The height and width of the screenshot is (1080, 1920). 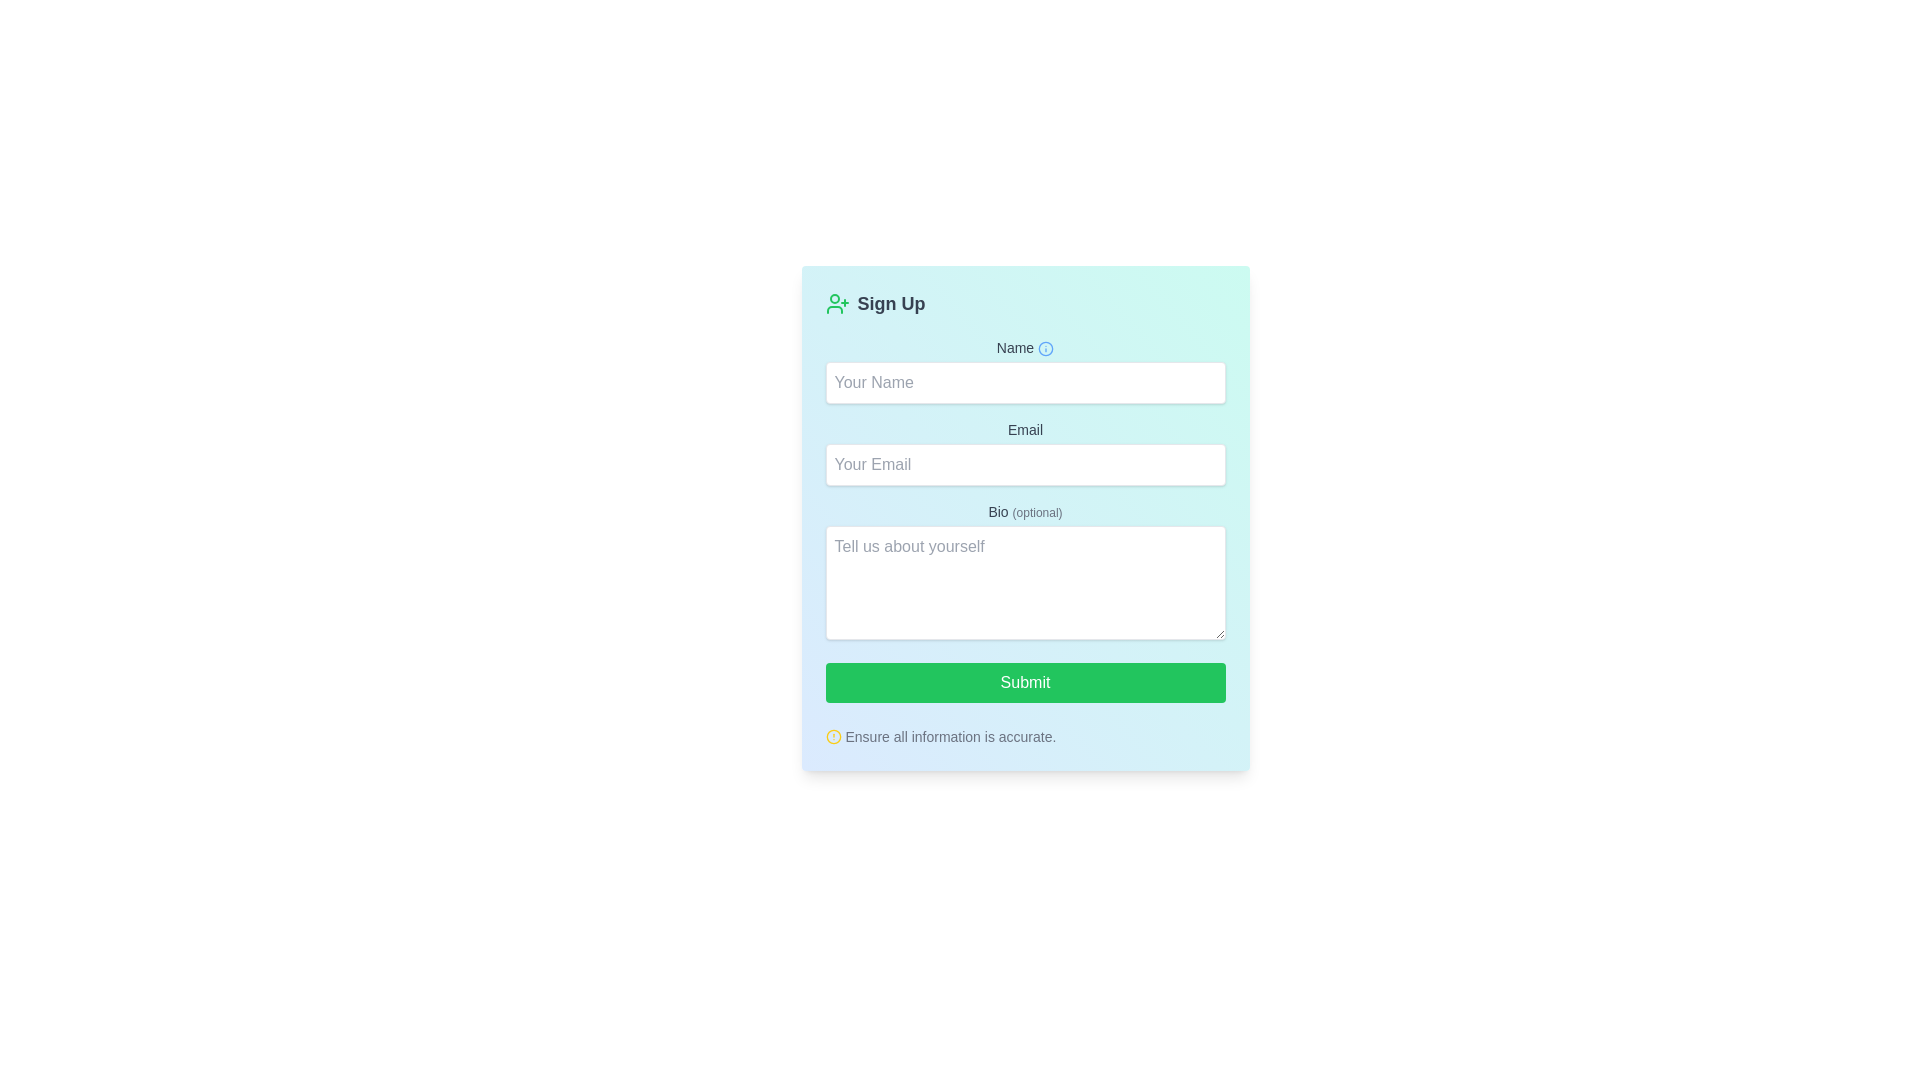 What do you see at coordinates (1025, 428) in the screenshot?
I see `the 'Email' text label, which is styled in a medium-sized gray font and positioned above the email input field` at bounding box center [1025, 428].